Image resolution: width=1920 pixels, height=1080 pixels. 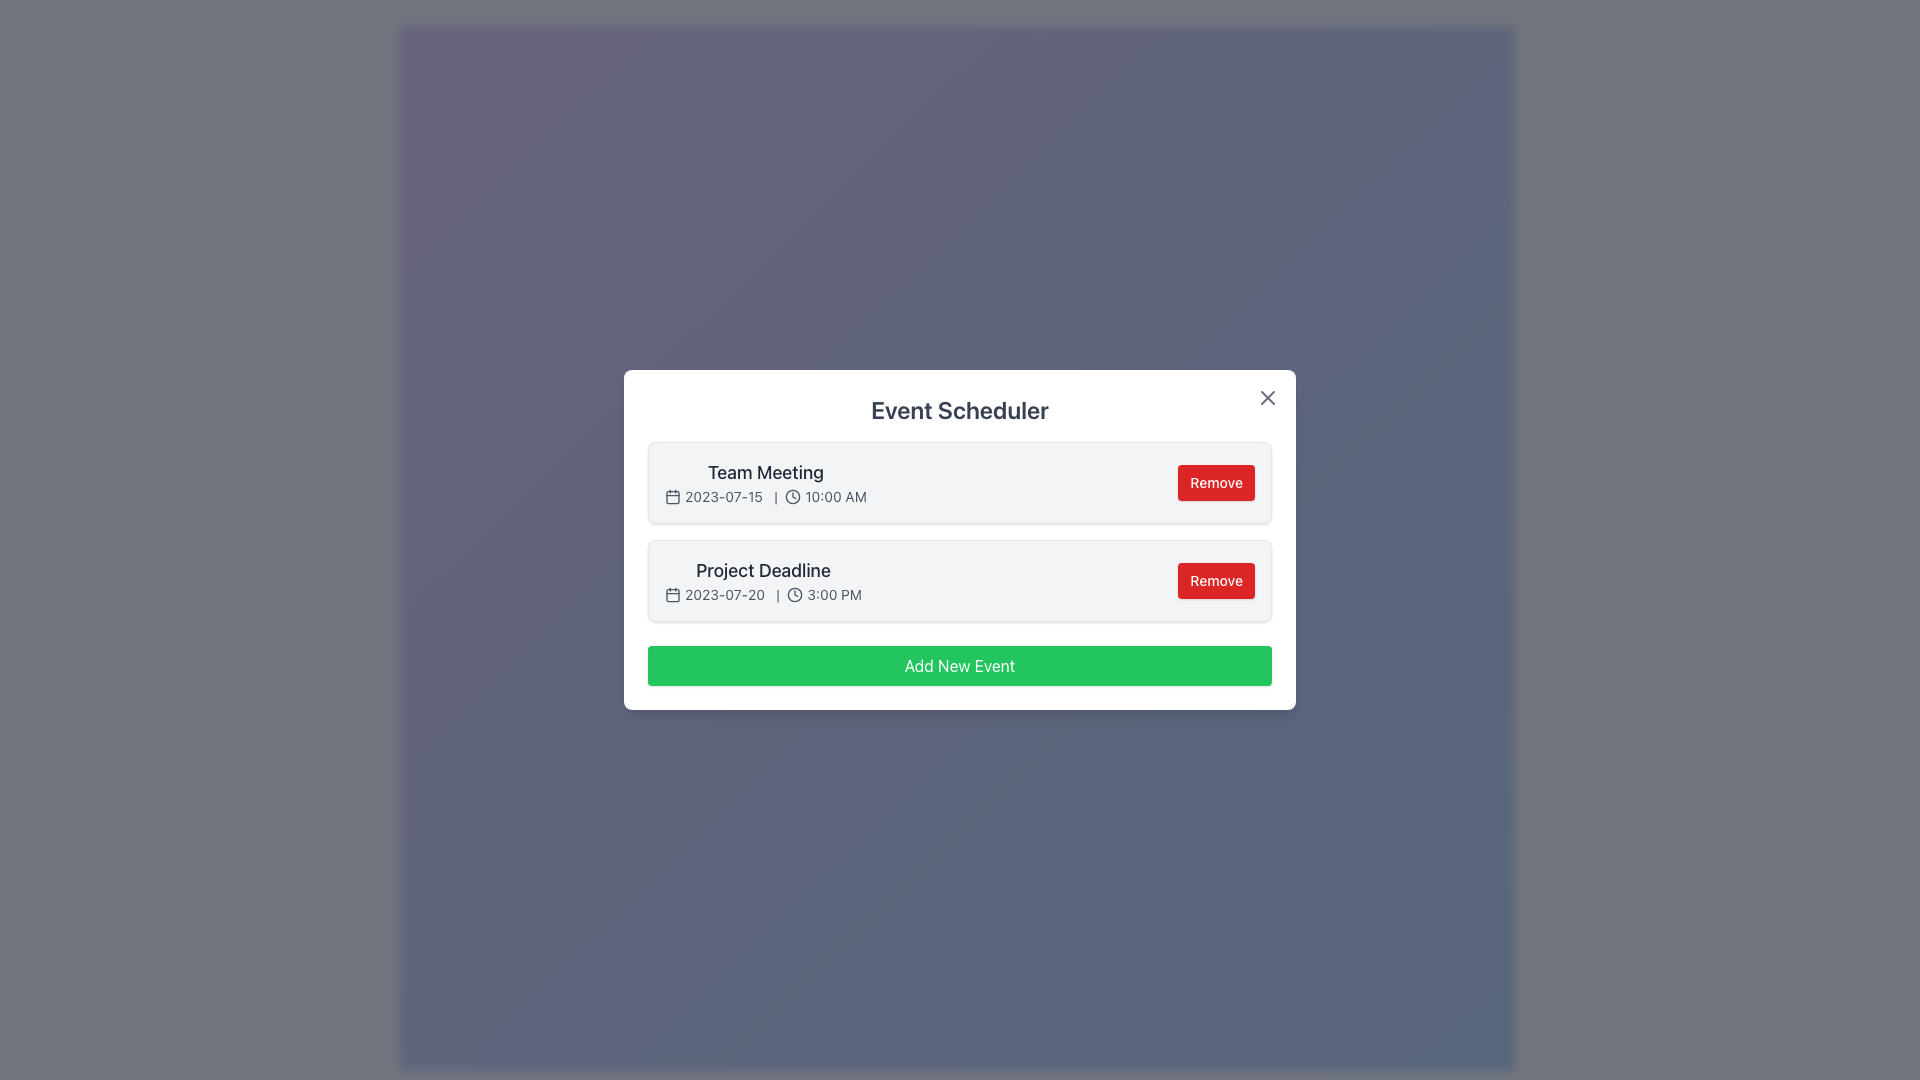 I want to click on the header text element labeled 'Project Deadline', which is located in the middle-right section of the 'Event Scheduler' modal, underneath the 'Team Meeting' entry, so click(x=762, y=570).